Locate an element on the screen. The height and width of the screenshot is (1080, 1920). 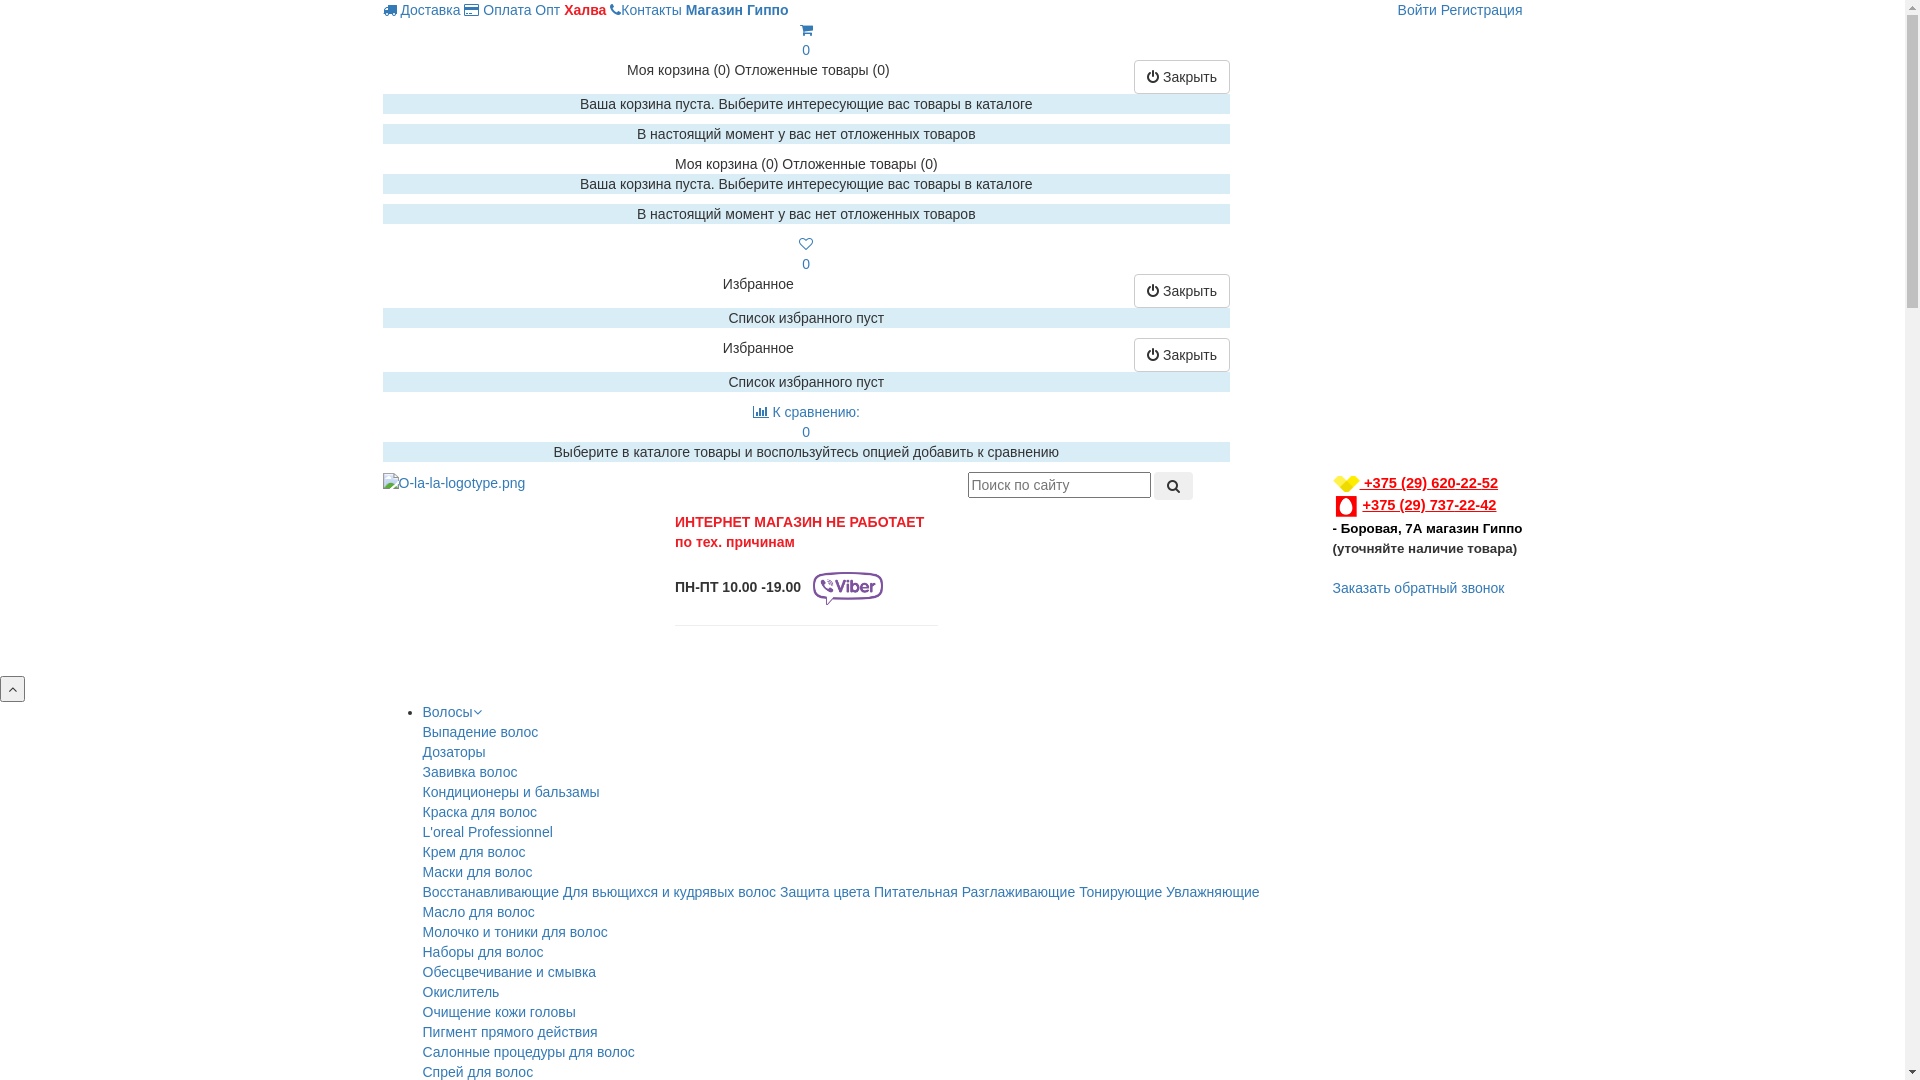
'velcom.png' is located at coordinates (1333, 483).